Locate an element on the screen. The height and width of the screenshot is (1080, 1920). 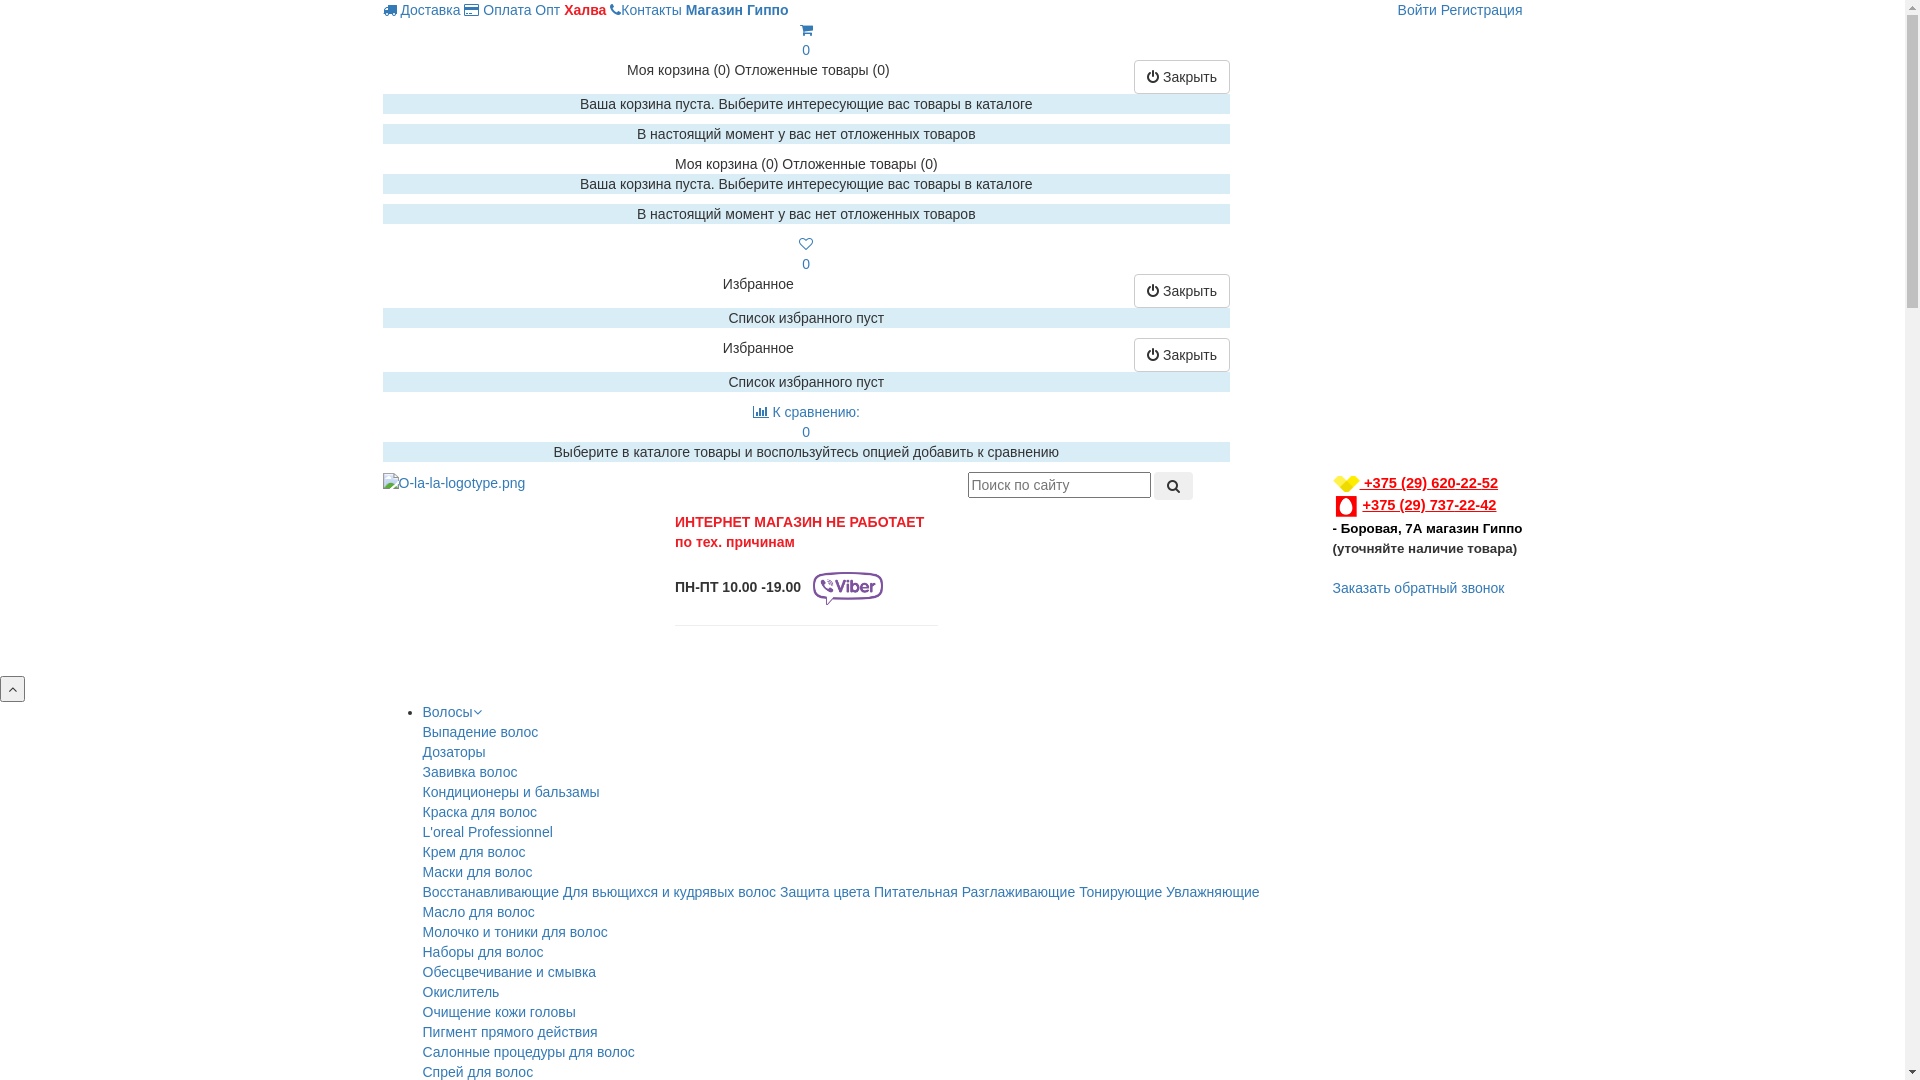
'velcom.png' is located at coordinates (1333, 483).